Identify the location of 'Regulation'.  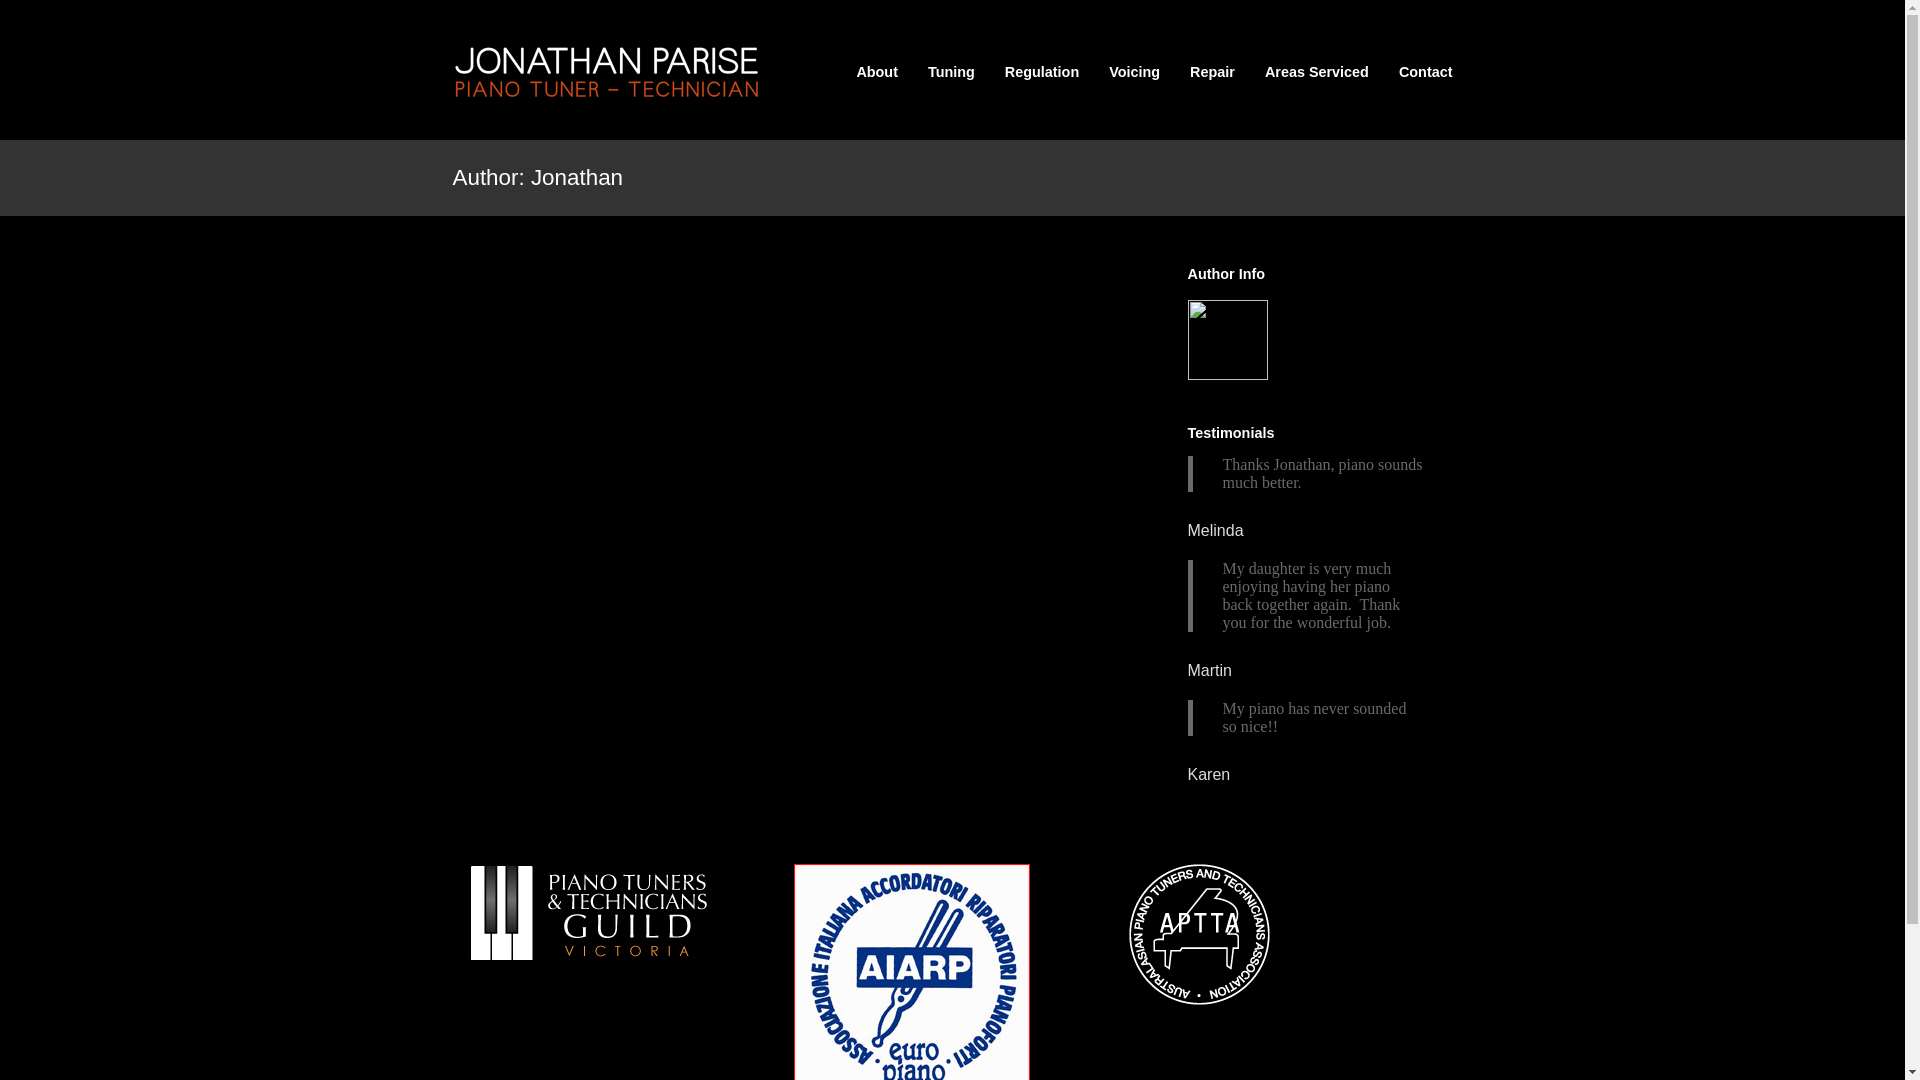
(1040, 71).